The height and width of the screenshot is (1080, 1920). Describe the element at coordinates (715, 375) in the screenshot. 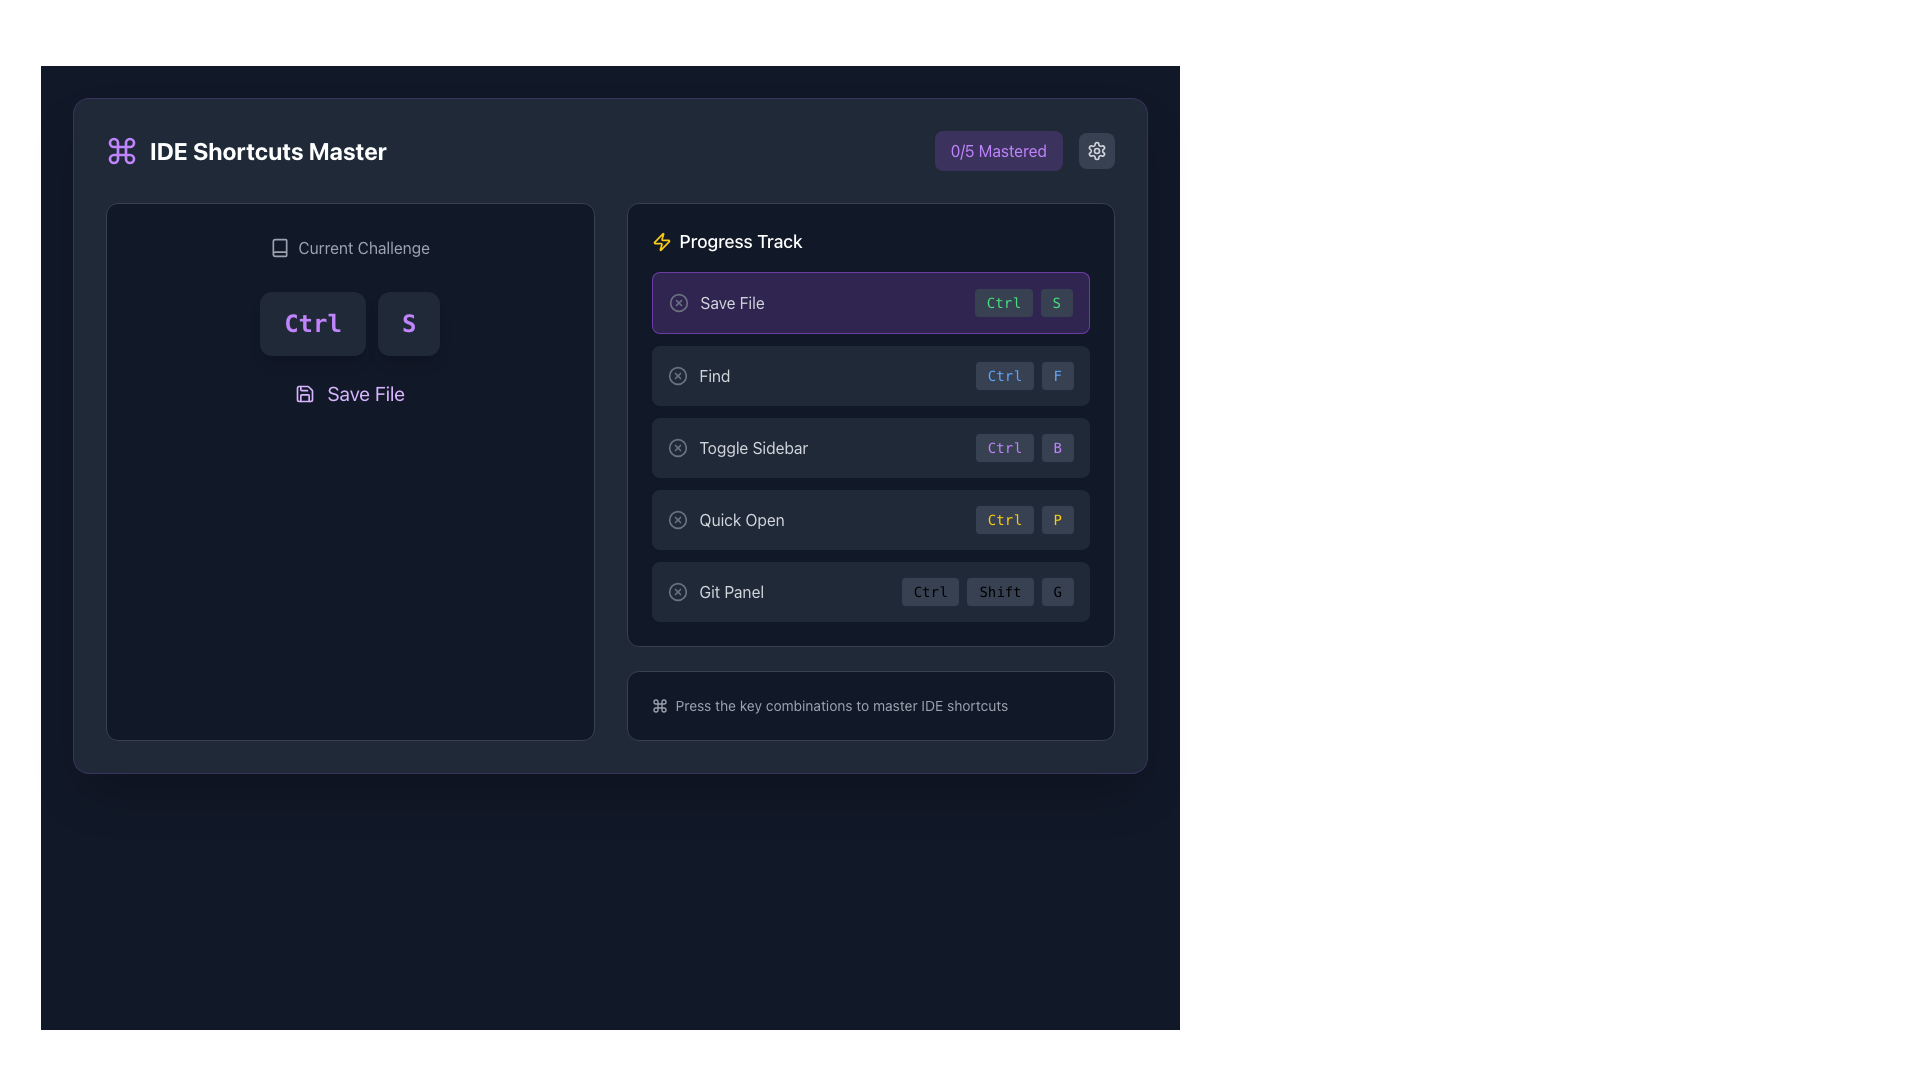

I see `the text label displaying 'Find' in gray color located in the 'Progress Track' section, positioned between a close icon and space to the right` at that location.